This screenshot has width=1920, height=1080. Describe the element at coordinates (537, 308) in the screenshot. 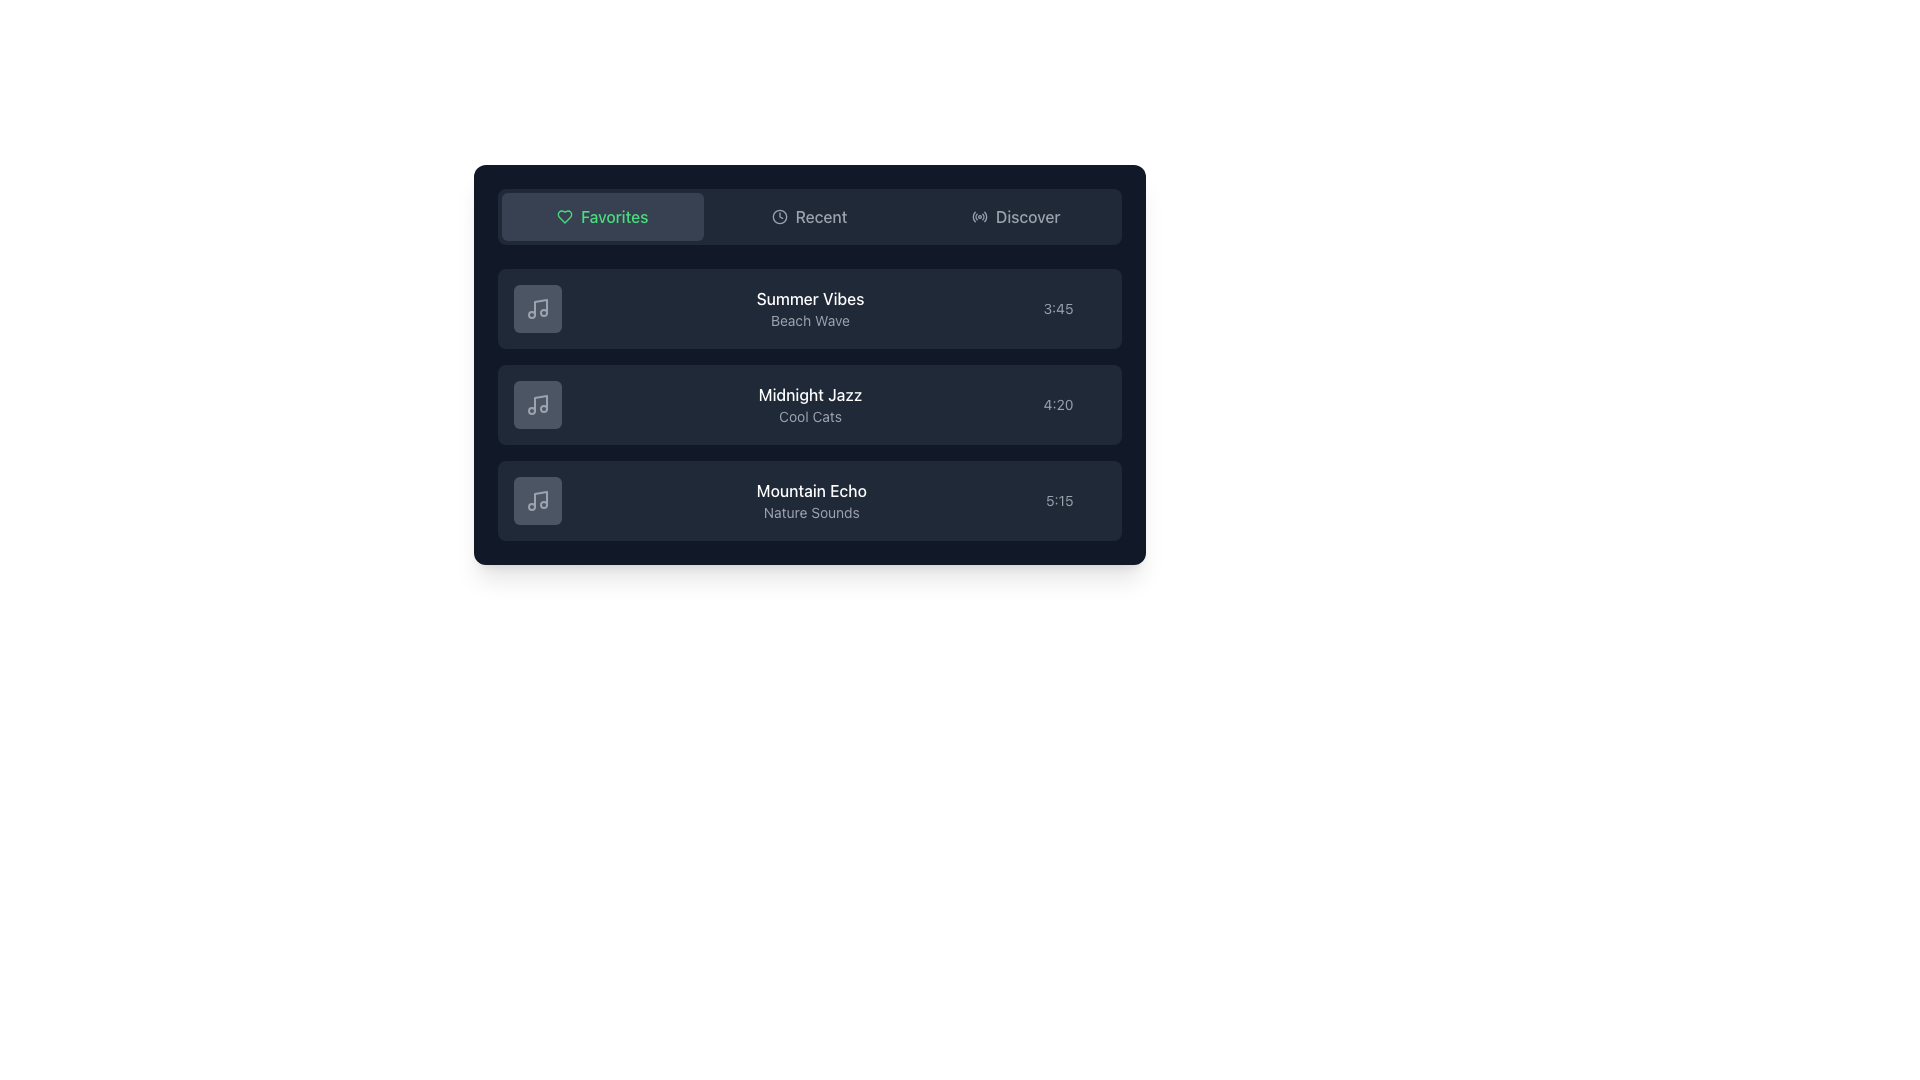

I see `the gray square icon with a rounded corner and a centered music note symbol, which is the first icon on the left of the entry containing 'Summer Vibes', 'Beach Wave', and '3:45'` at that location.